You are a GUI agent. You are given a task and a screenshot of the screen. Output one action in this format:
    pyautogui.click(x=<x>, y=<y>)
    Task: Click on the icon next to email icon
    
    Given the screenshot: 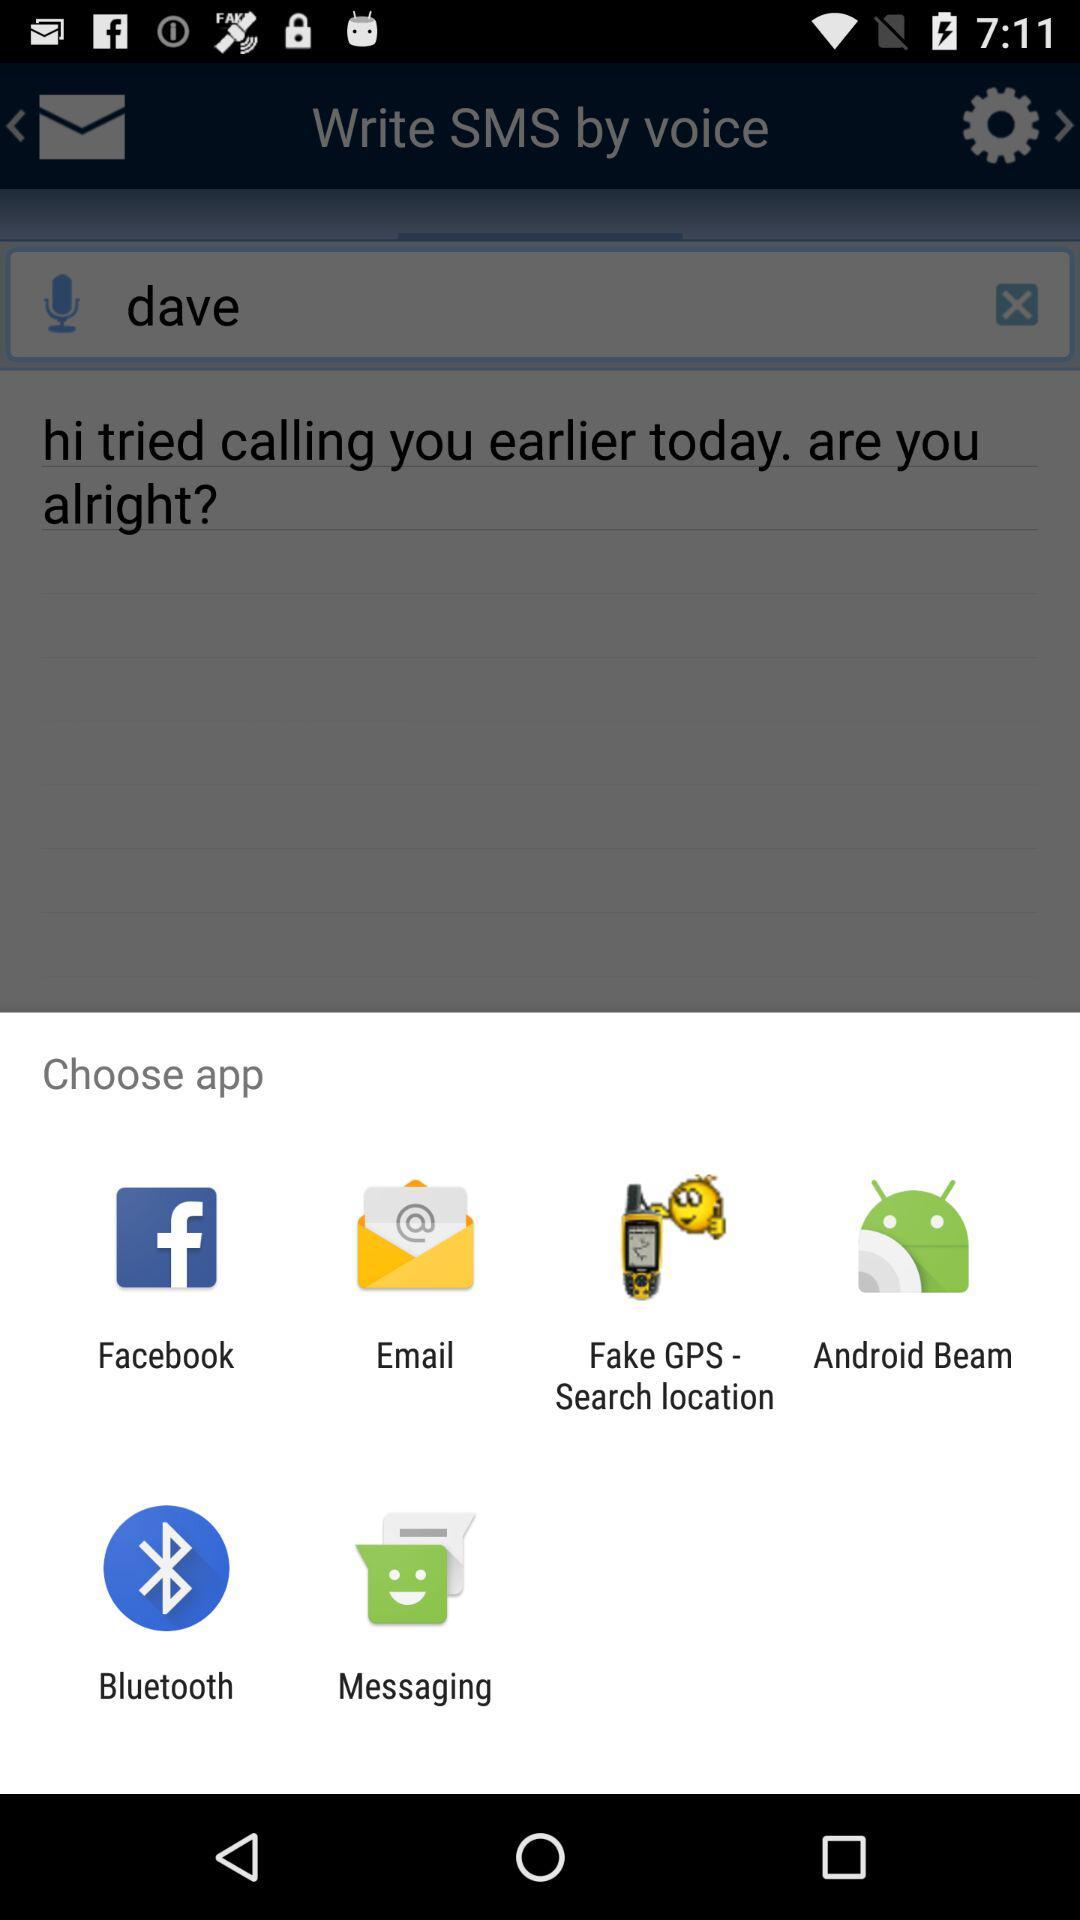 What is the action you would take?
    pyautogui.click(x=664, y=1374)
    